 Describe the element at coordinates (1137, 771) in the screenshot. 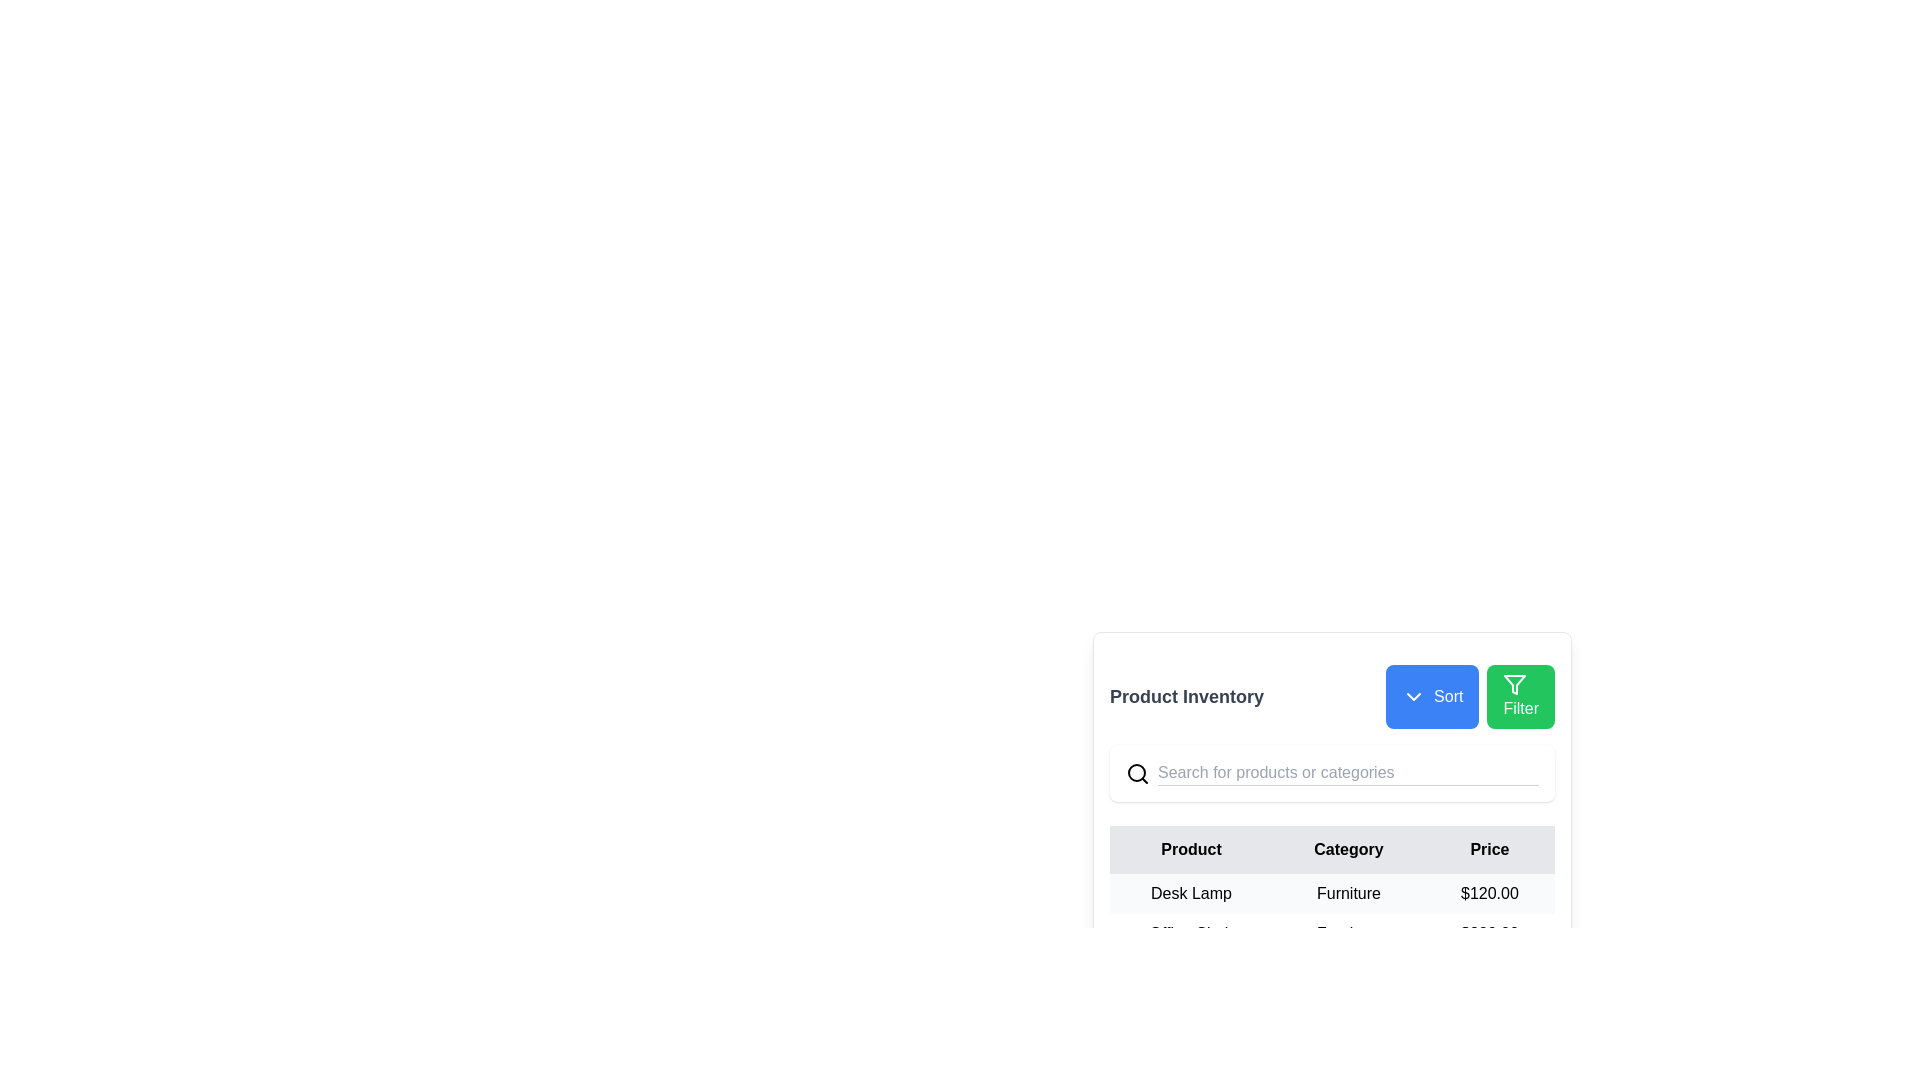

I see `the circular graphical component of the search magnifying glass icon located on the left side of the search bar in the Product Inventory section` at that location.